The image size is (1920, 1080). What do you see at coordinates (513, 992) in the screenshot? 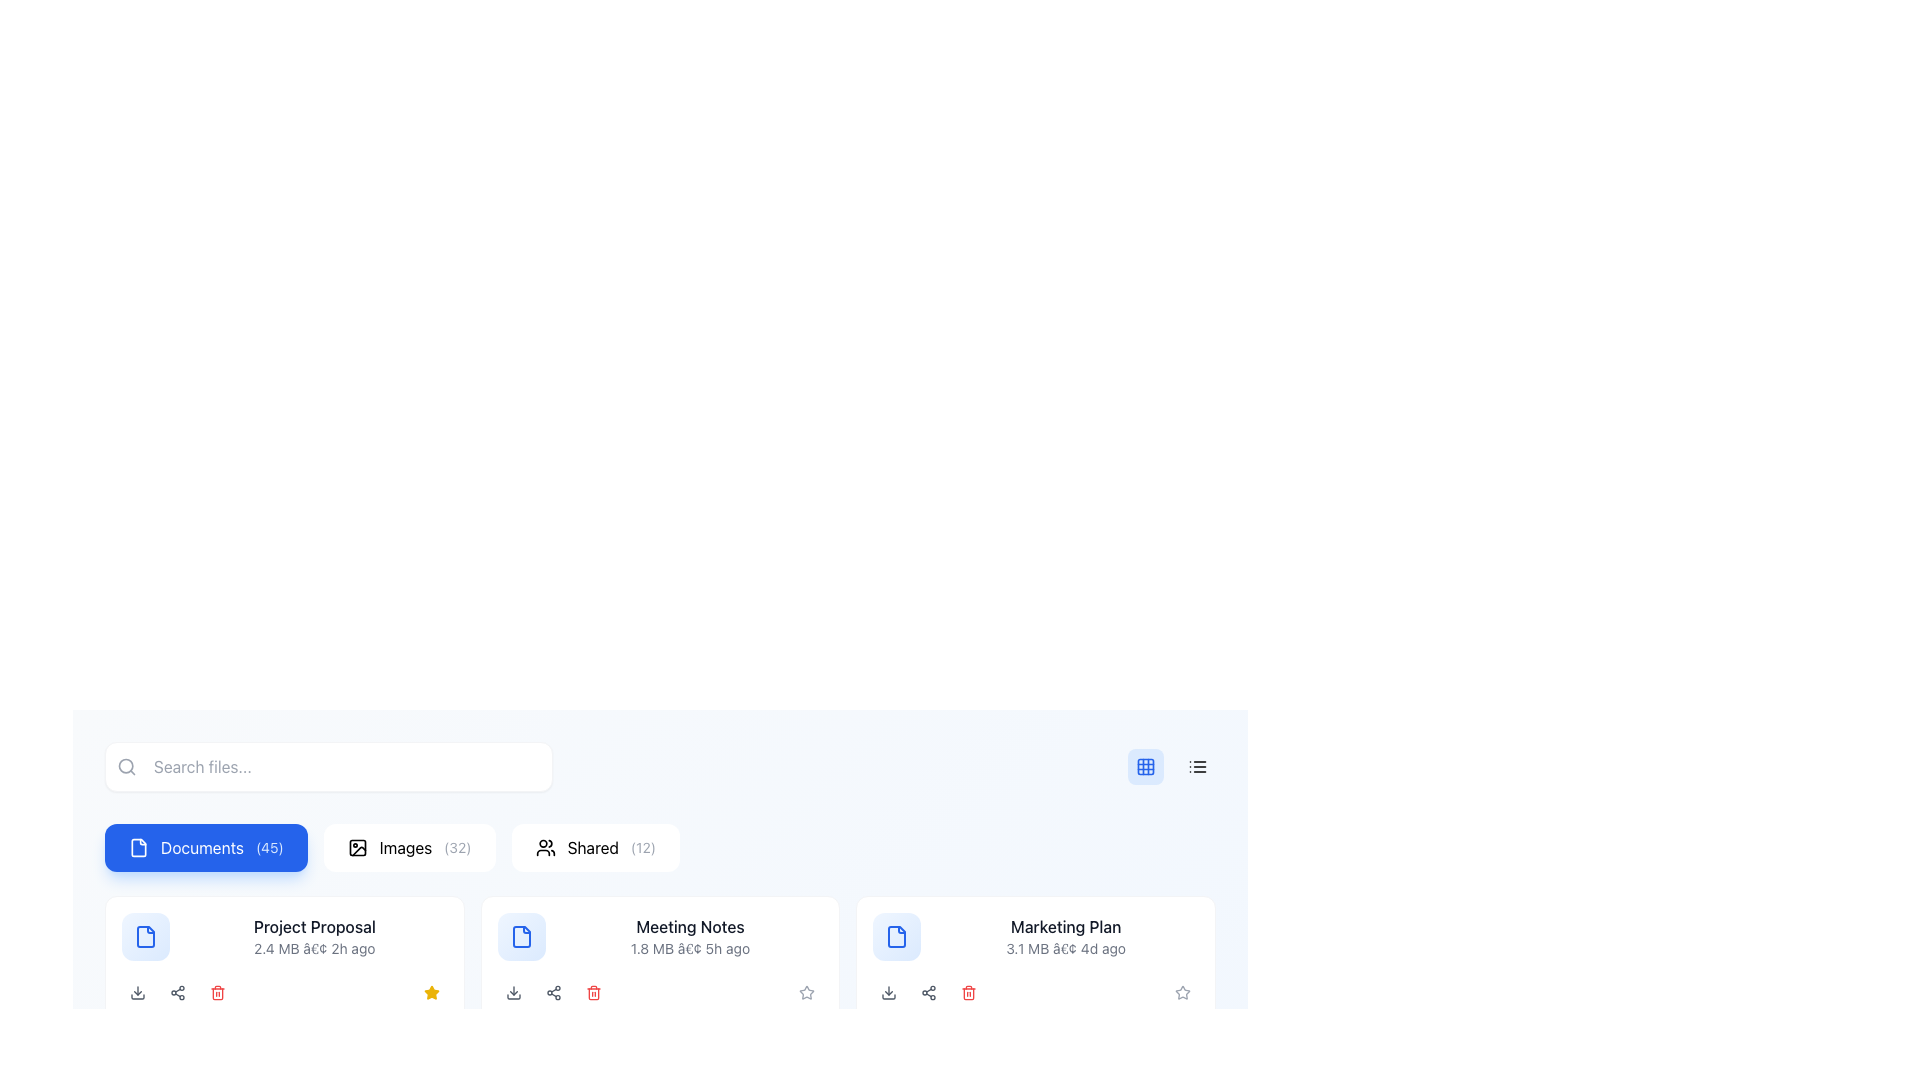
I see `the download button represented by a small gray download icon with rounded edges, located below the 'Meeting Notes' card in the 'Documents' section, to download the file` at bounding box center [513, 992].